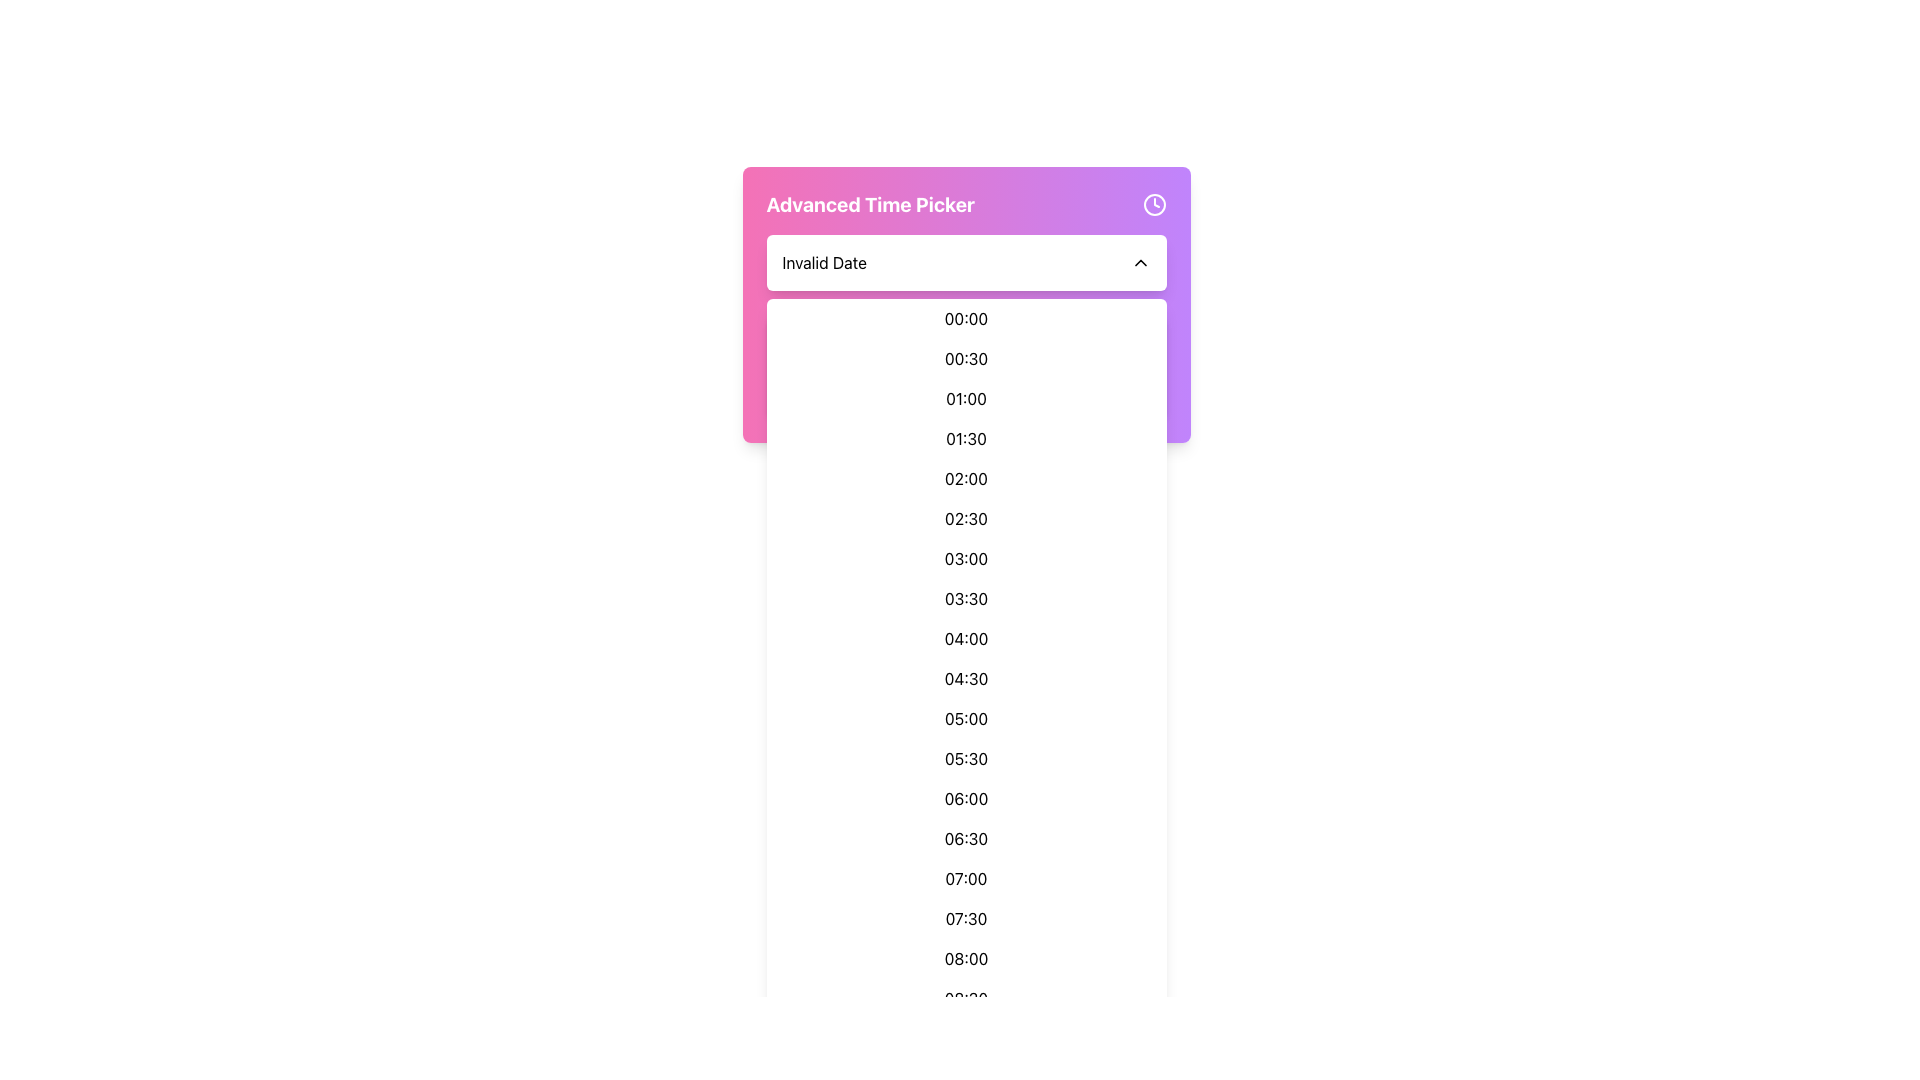 The height and width of the screenshot is (1080, 1920). What do you see at coordinates (966, 717) in the screenshot?
I see `the eleventh selectable time option in the 'Advanced Time Picker' dropdown menu, which is displayed under the text field labeled 'Invalid Date'` at bounding box center [966, 717].